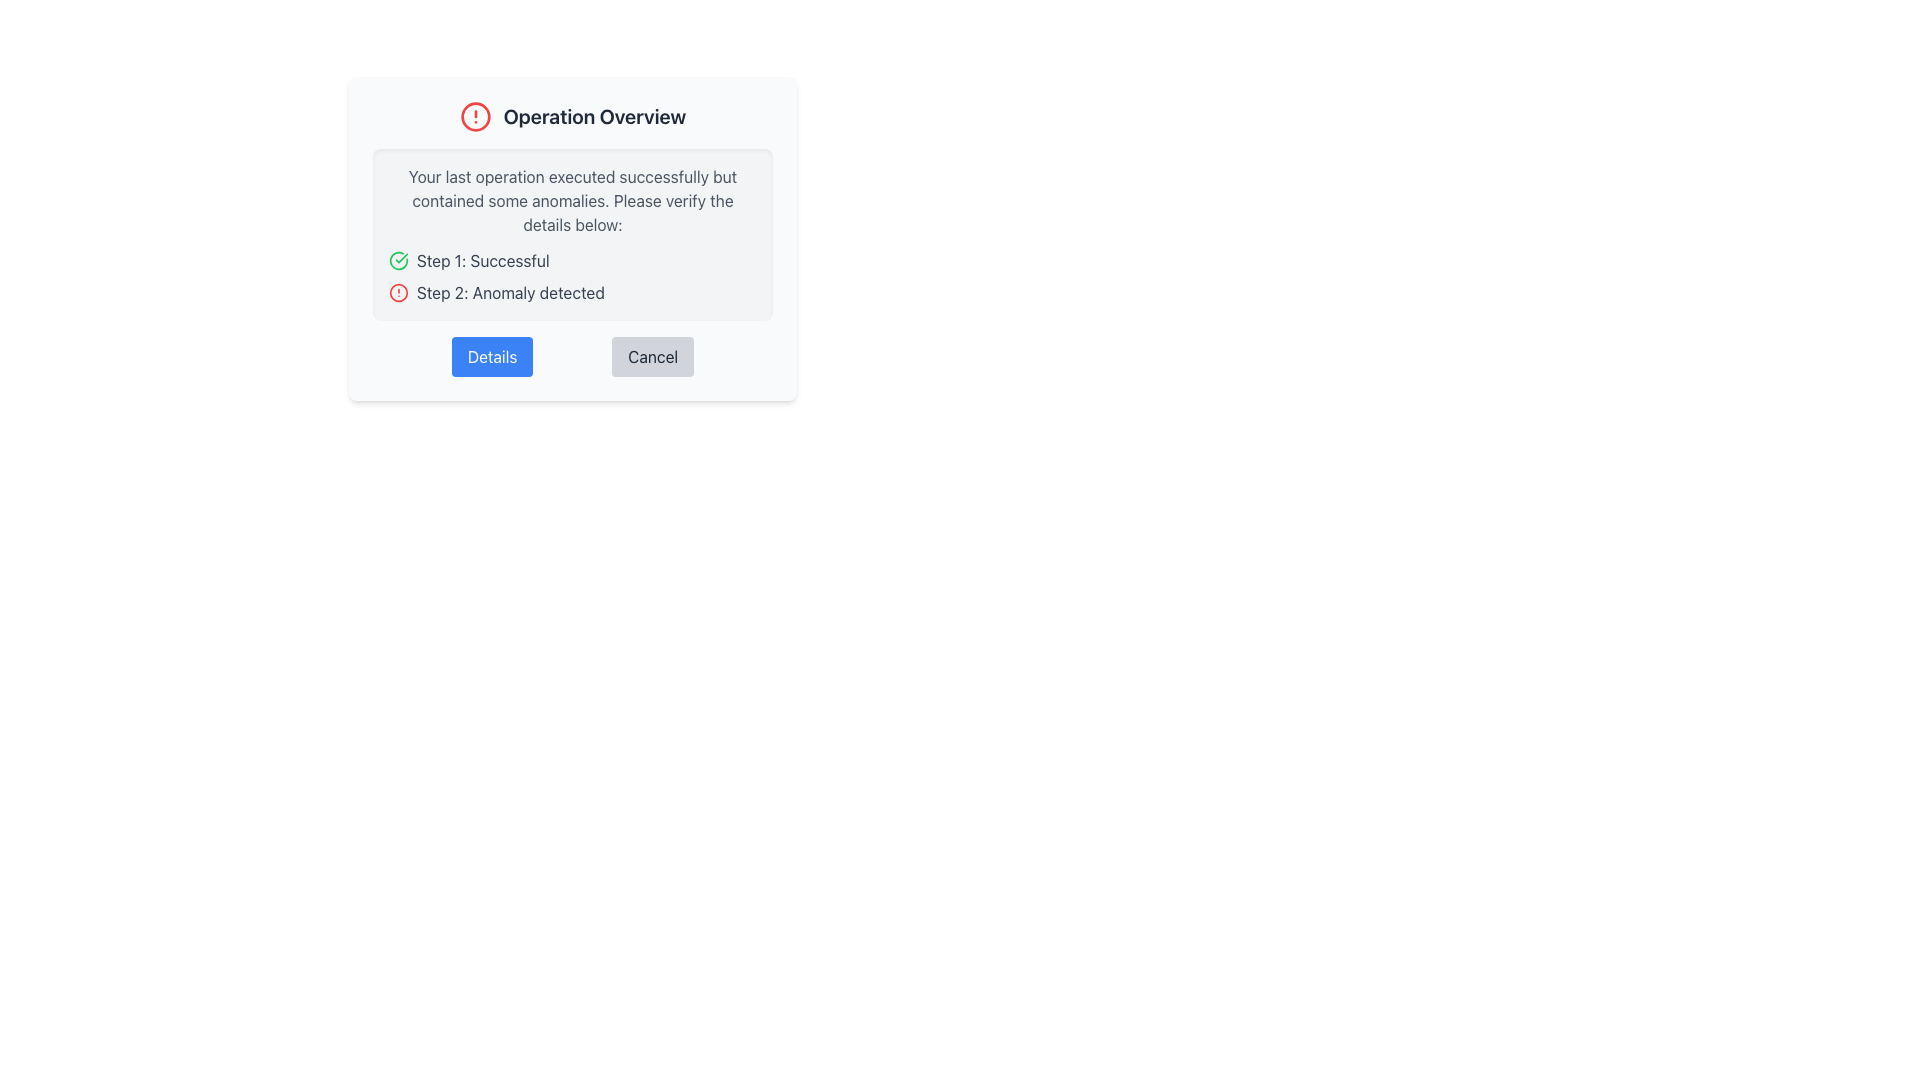  Describe the element at coordinates (474, 116) in the screenshot. I see `the SVG circle graphical element located at the center of the warning icon in the 'Operation Overview' popup, above the status messages` at that location.